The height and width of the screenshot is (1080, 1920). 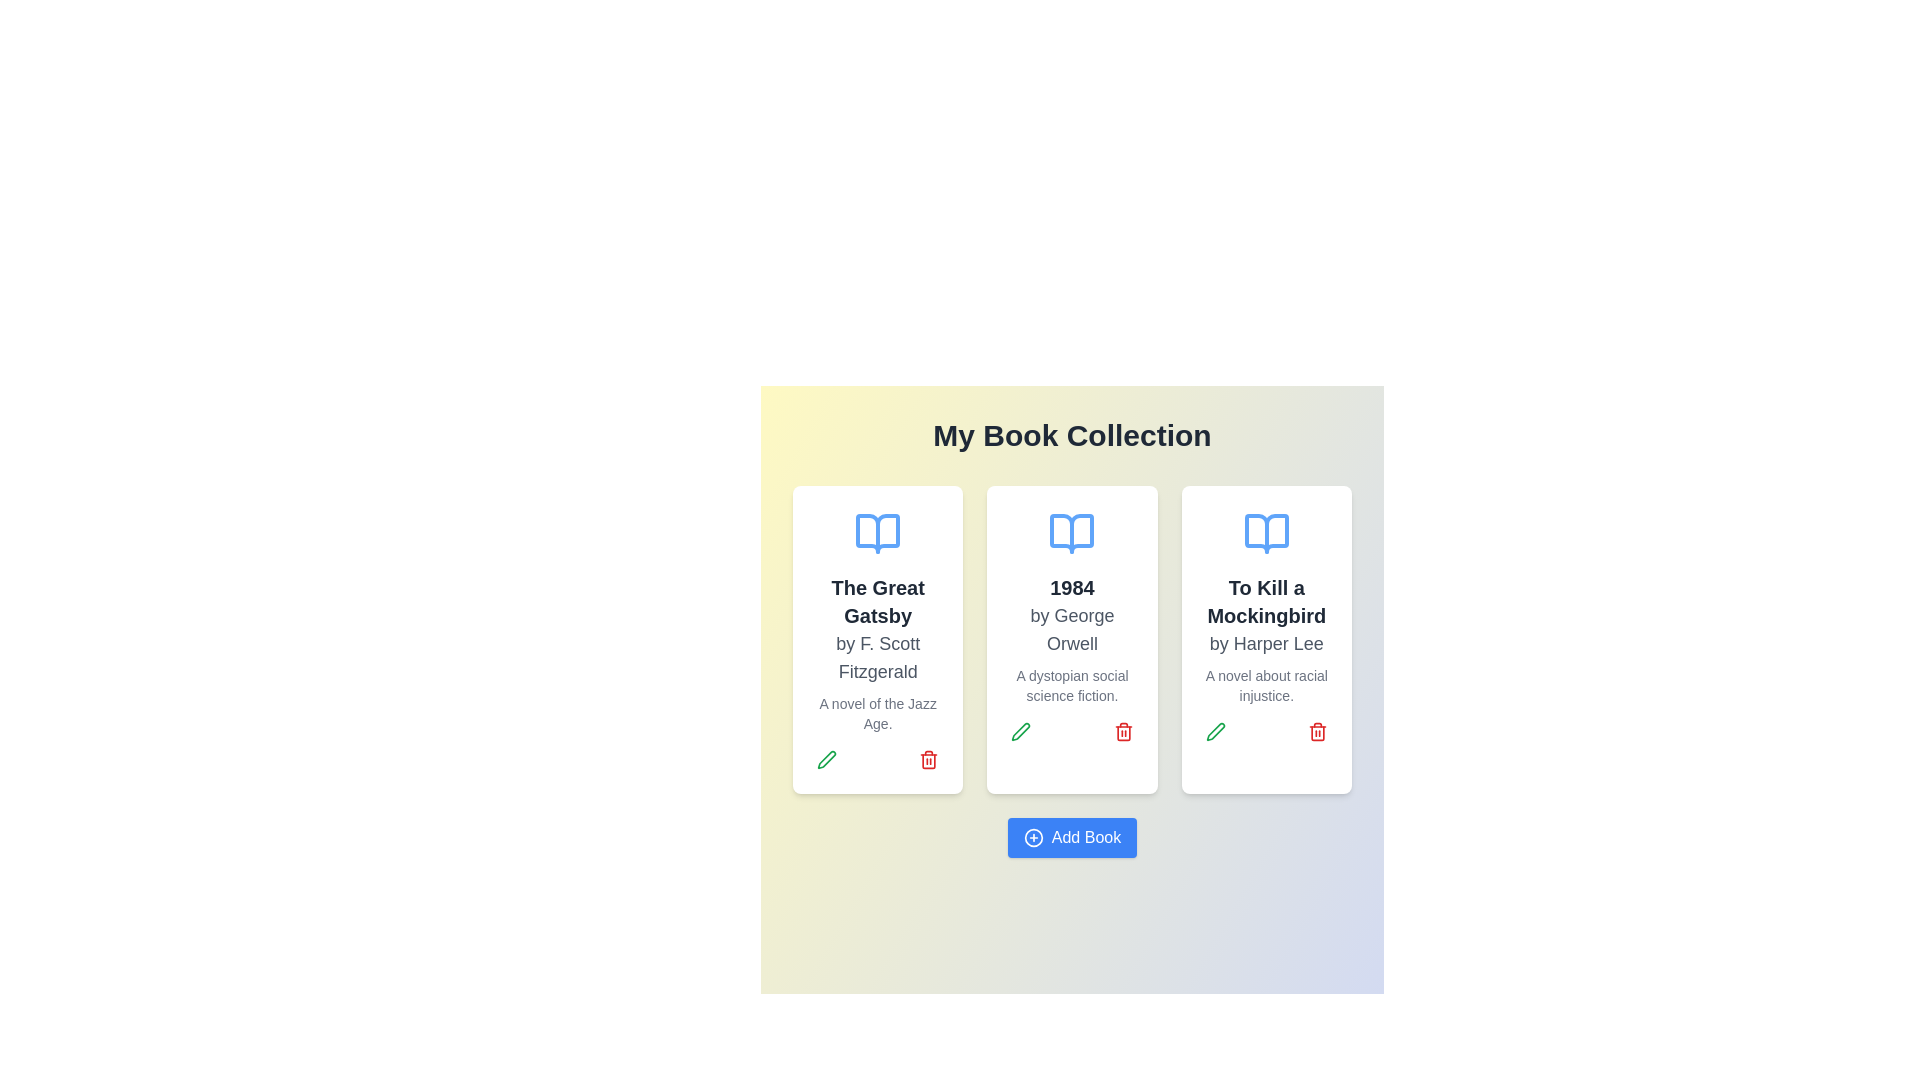 I want to click on the SVG Circle that indicates an addition operation, which is part of the blue 'Add Book' button located below the book cards, so click(x=1033, y=837).